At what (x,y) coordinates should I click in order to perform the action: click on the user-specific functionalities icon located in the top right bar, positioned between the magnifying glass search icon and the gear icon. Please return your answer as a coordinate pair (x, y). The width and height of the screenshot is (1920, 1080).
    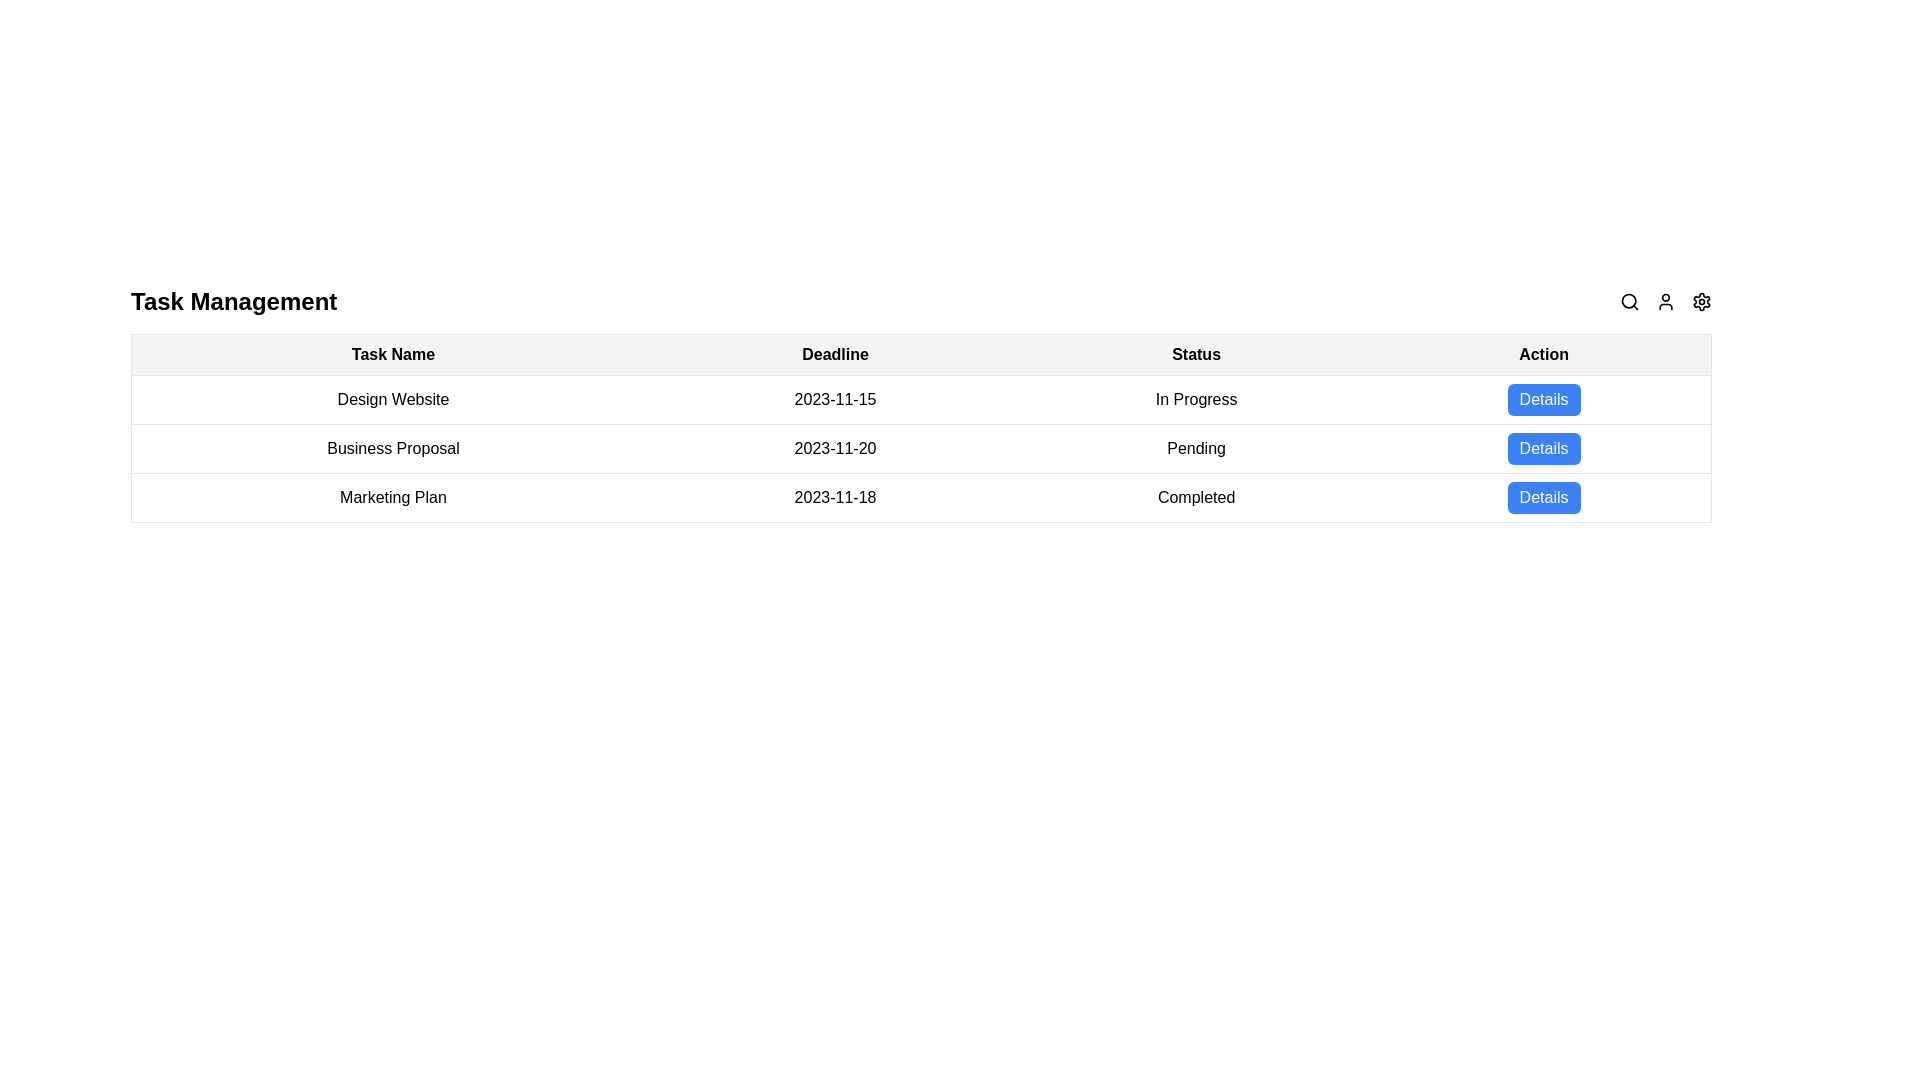
    Looking at the image, I should click on (1665, 301).